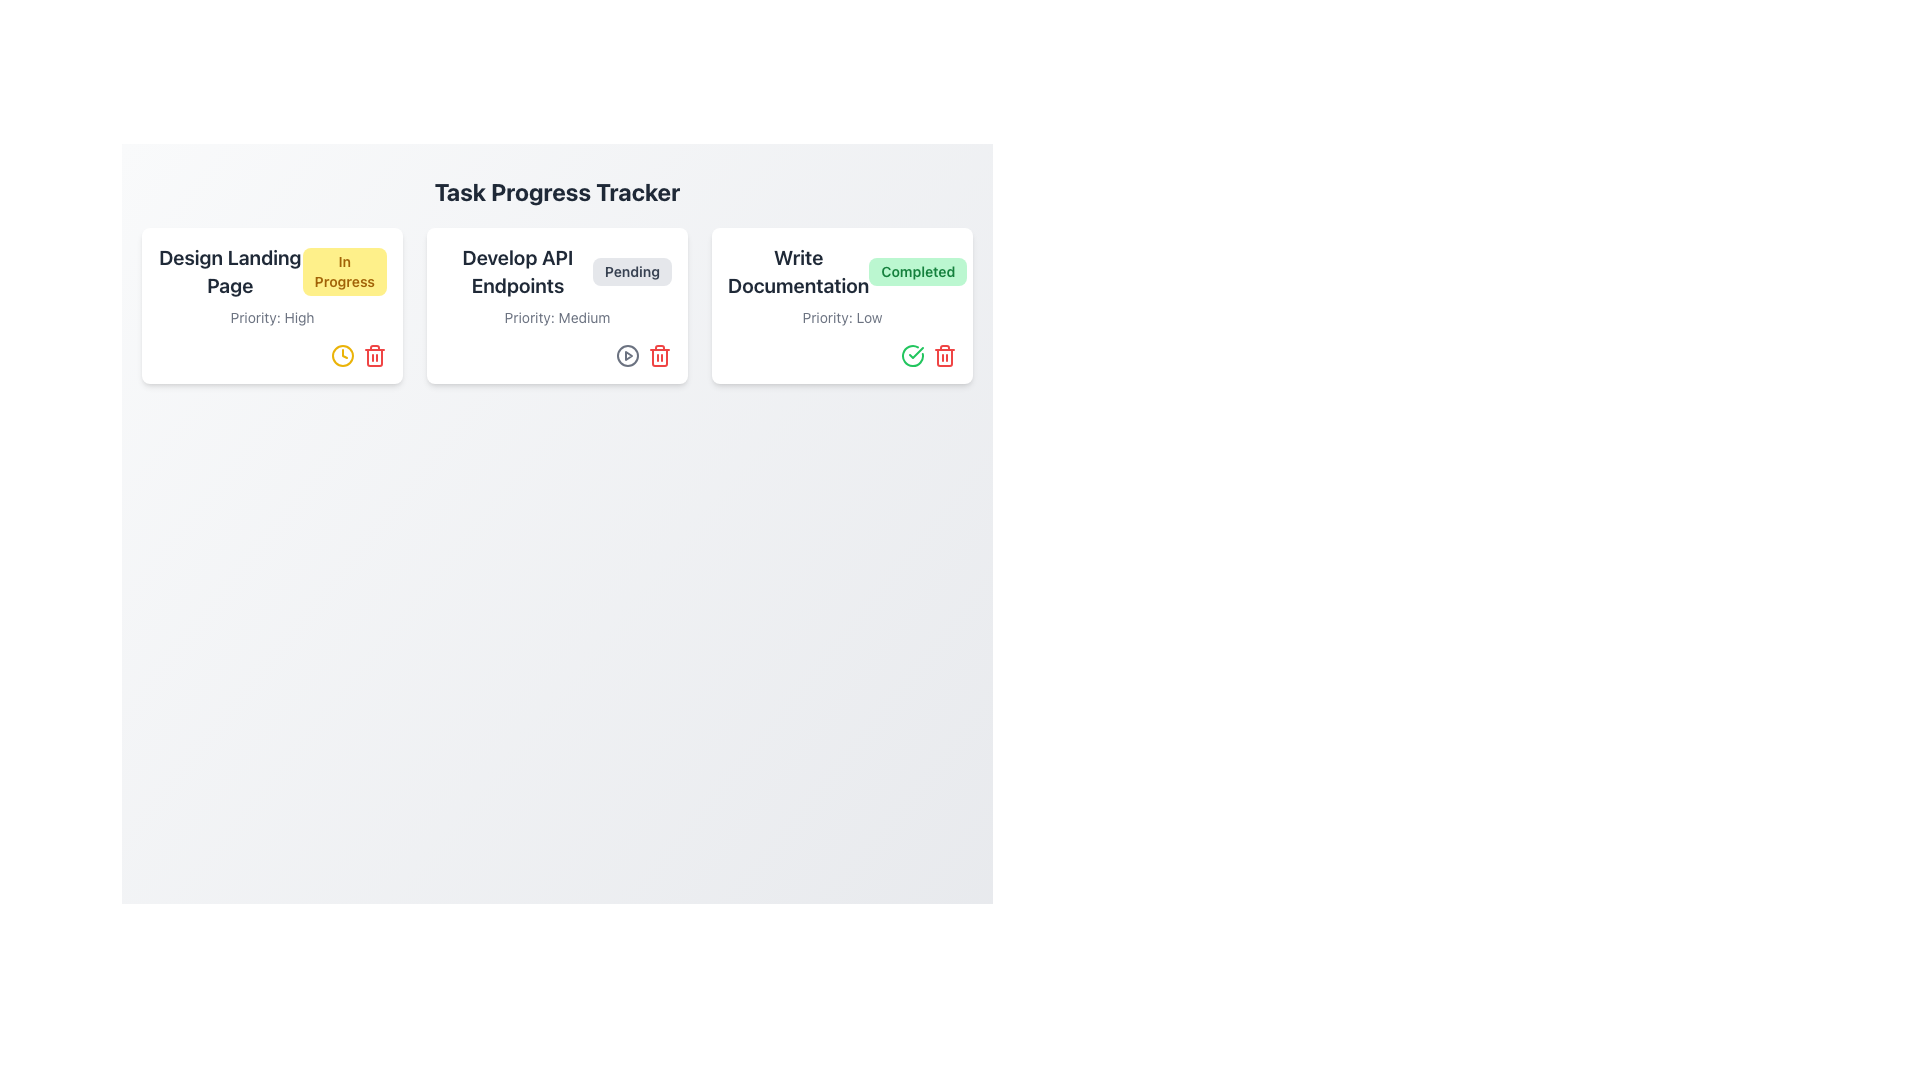 This screenshot has height=1080, width=1920. What do you see at coordinates (271, 316) in the screenshot?
I see `the text label indicating the priority level of the task 'High' within the task card titled 'Design Landing Page'` at bounding box center [271, 316].